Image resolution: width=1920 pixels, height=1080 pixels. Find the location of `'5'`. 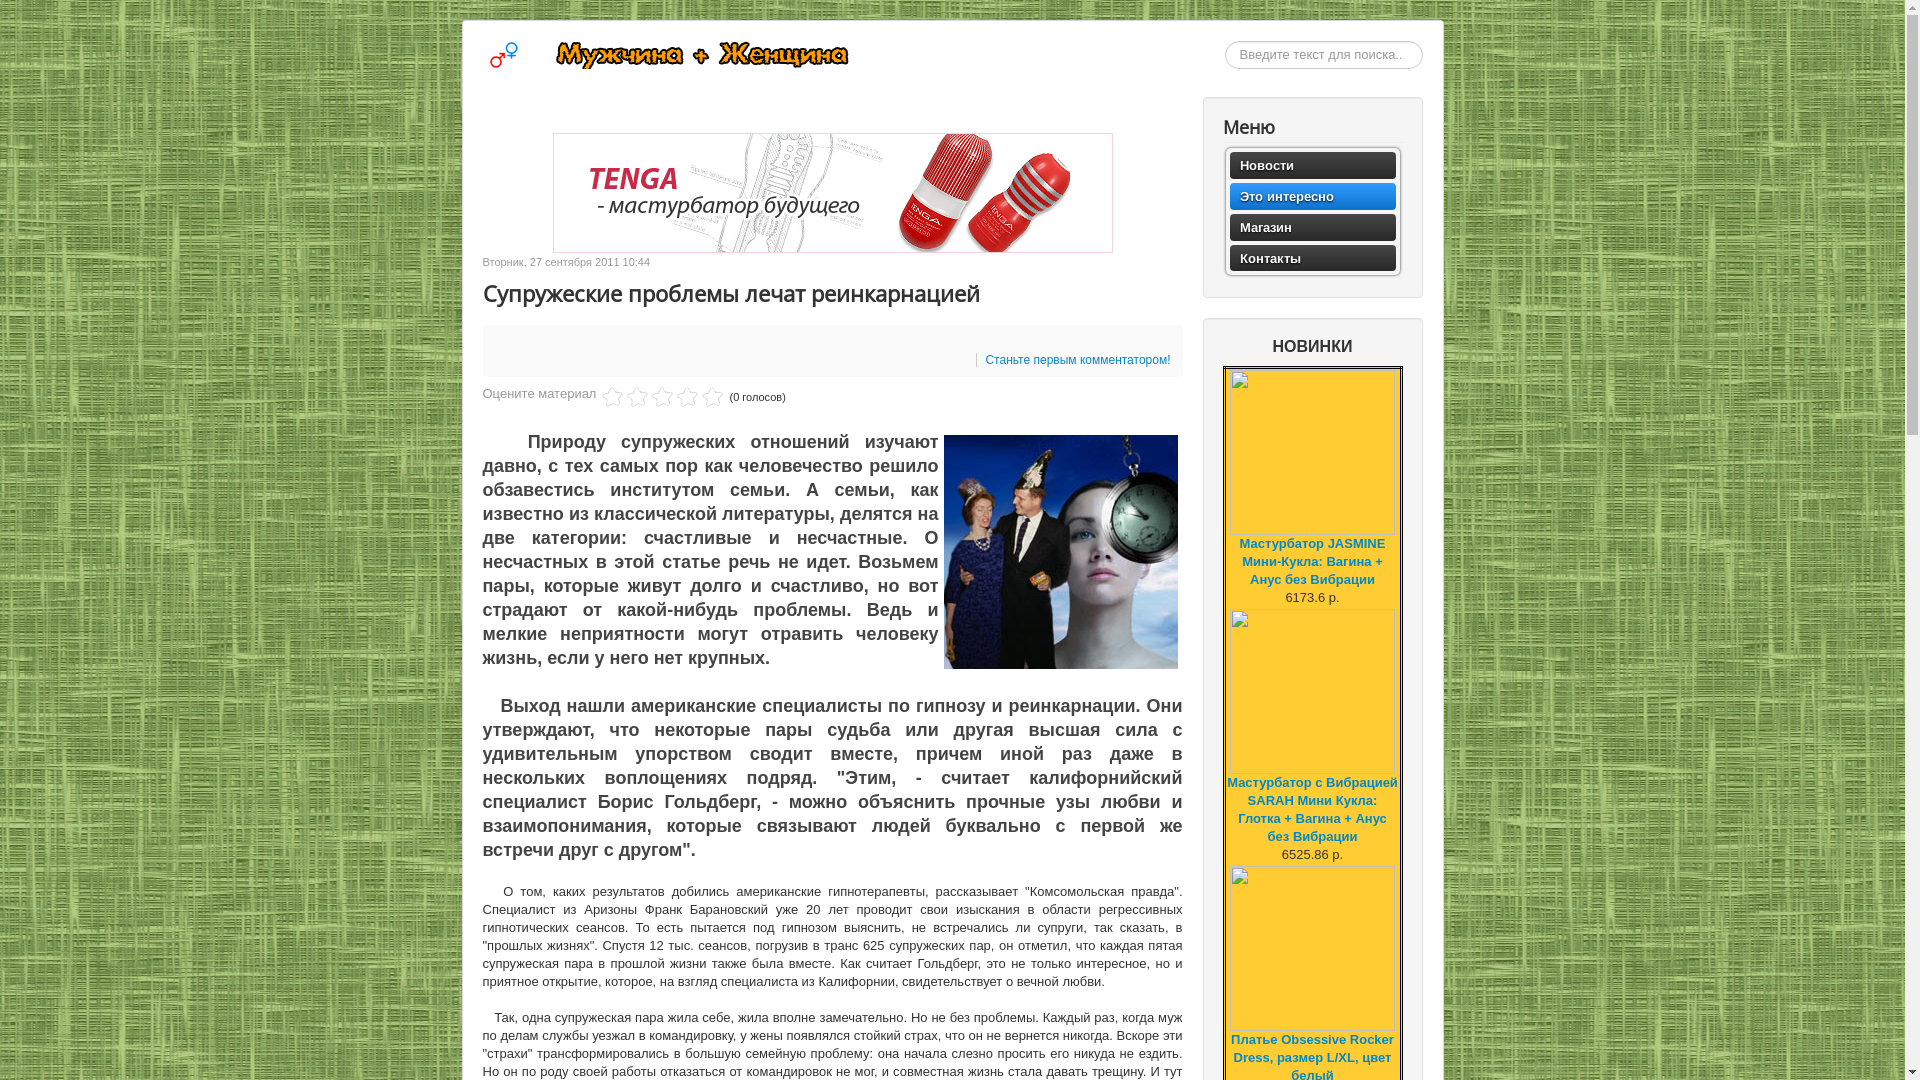

'5' is located at coordinates (662, 397).